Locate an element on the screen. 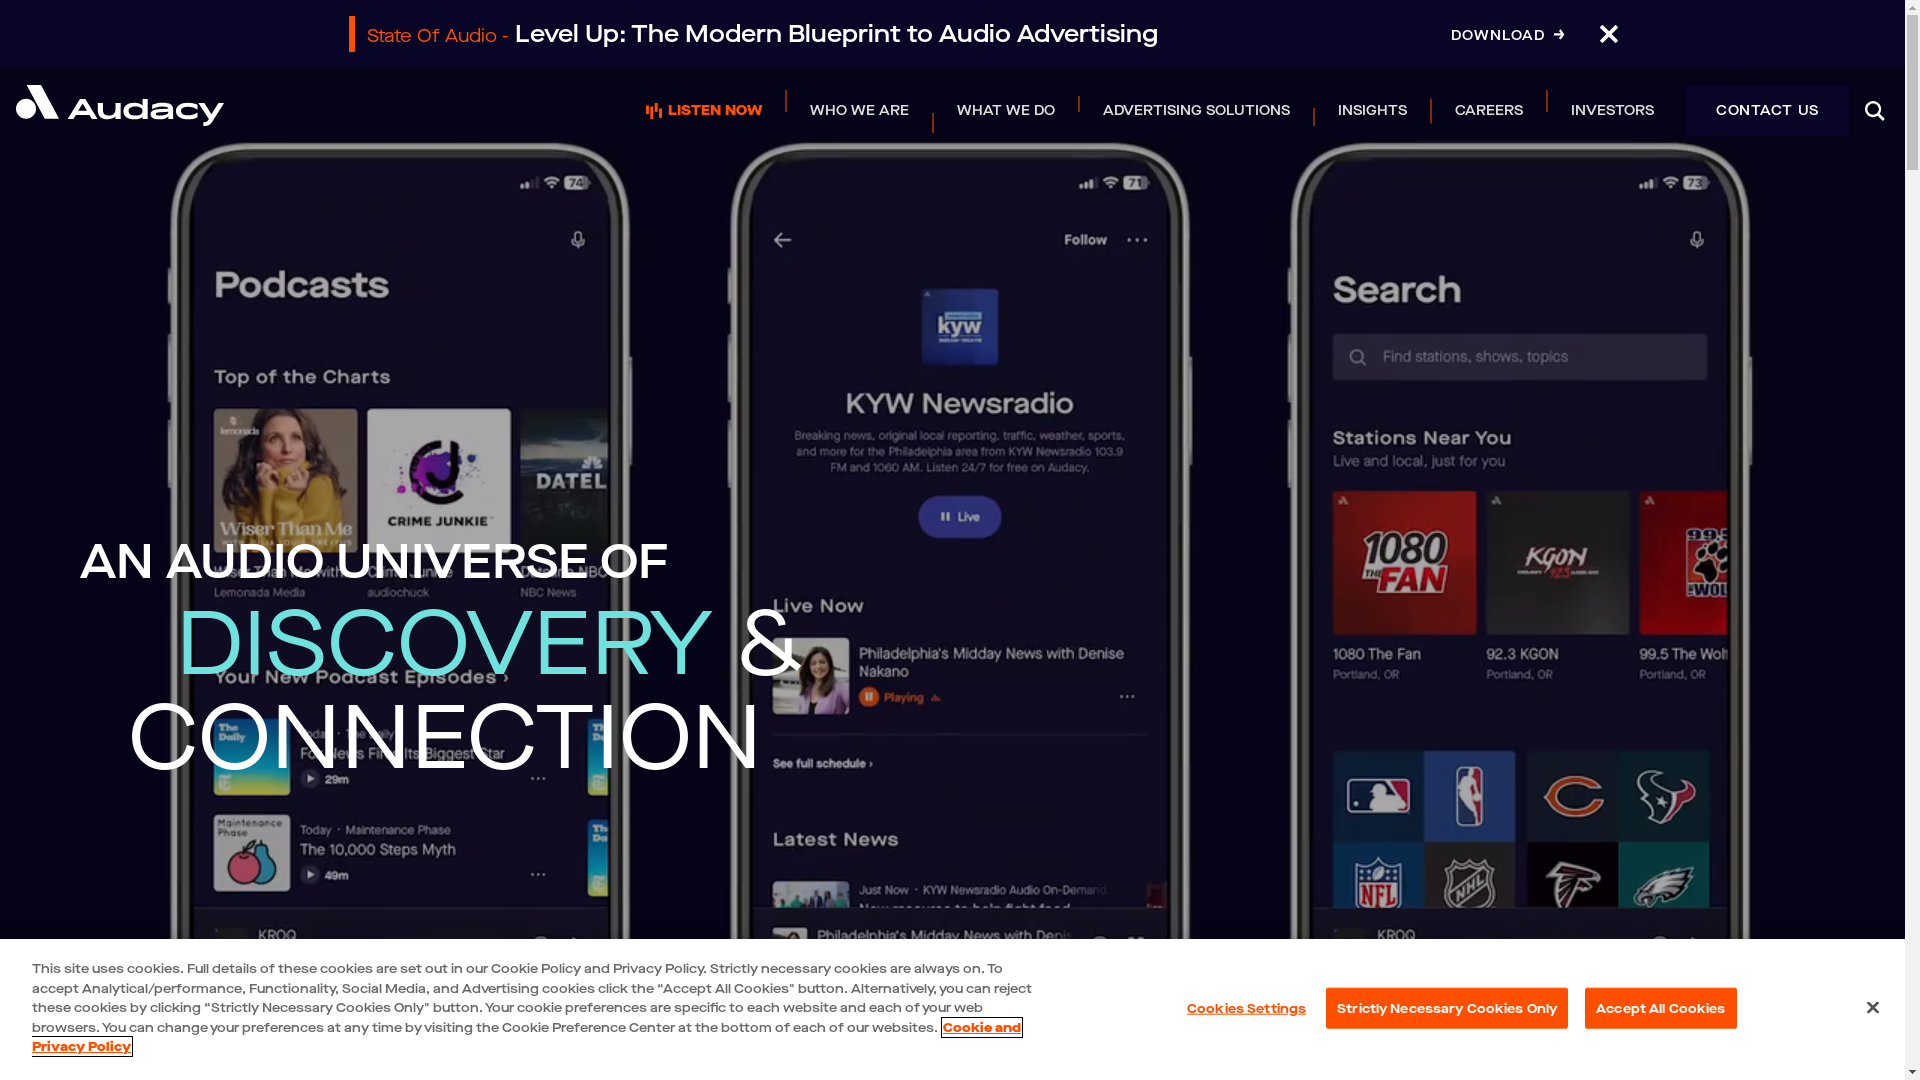  'Strictly Necessary Cookies Only' is located at coordinates (1446, 1007).